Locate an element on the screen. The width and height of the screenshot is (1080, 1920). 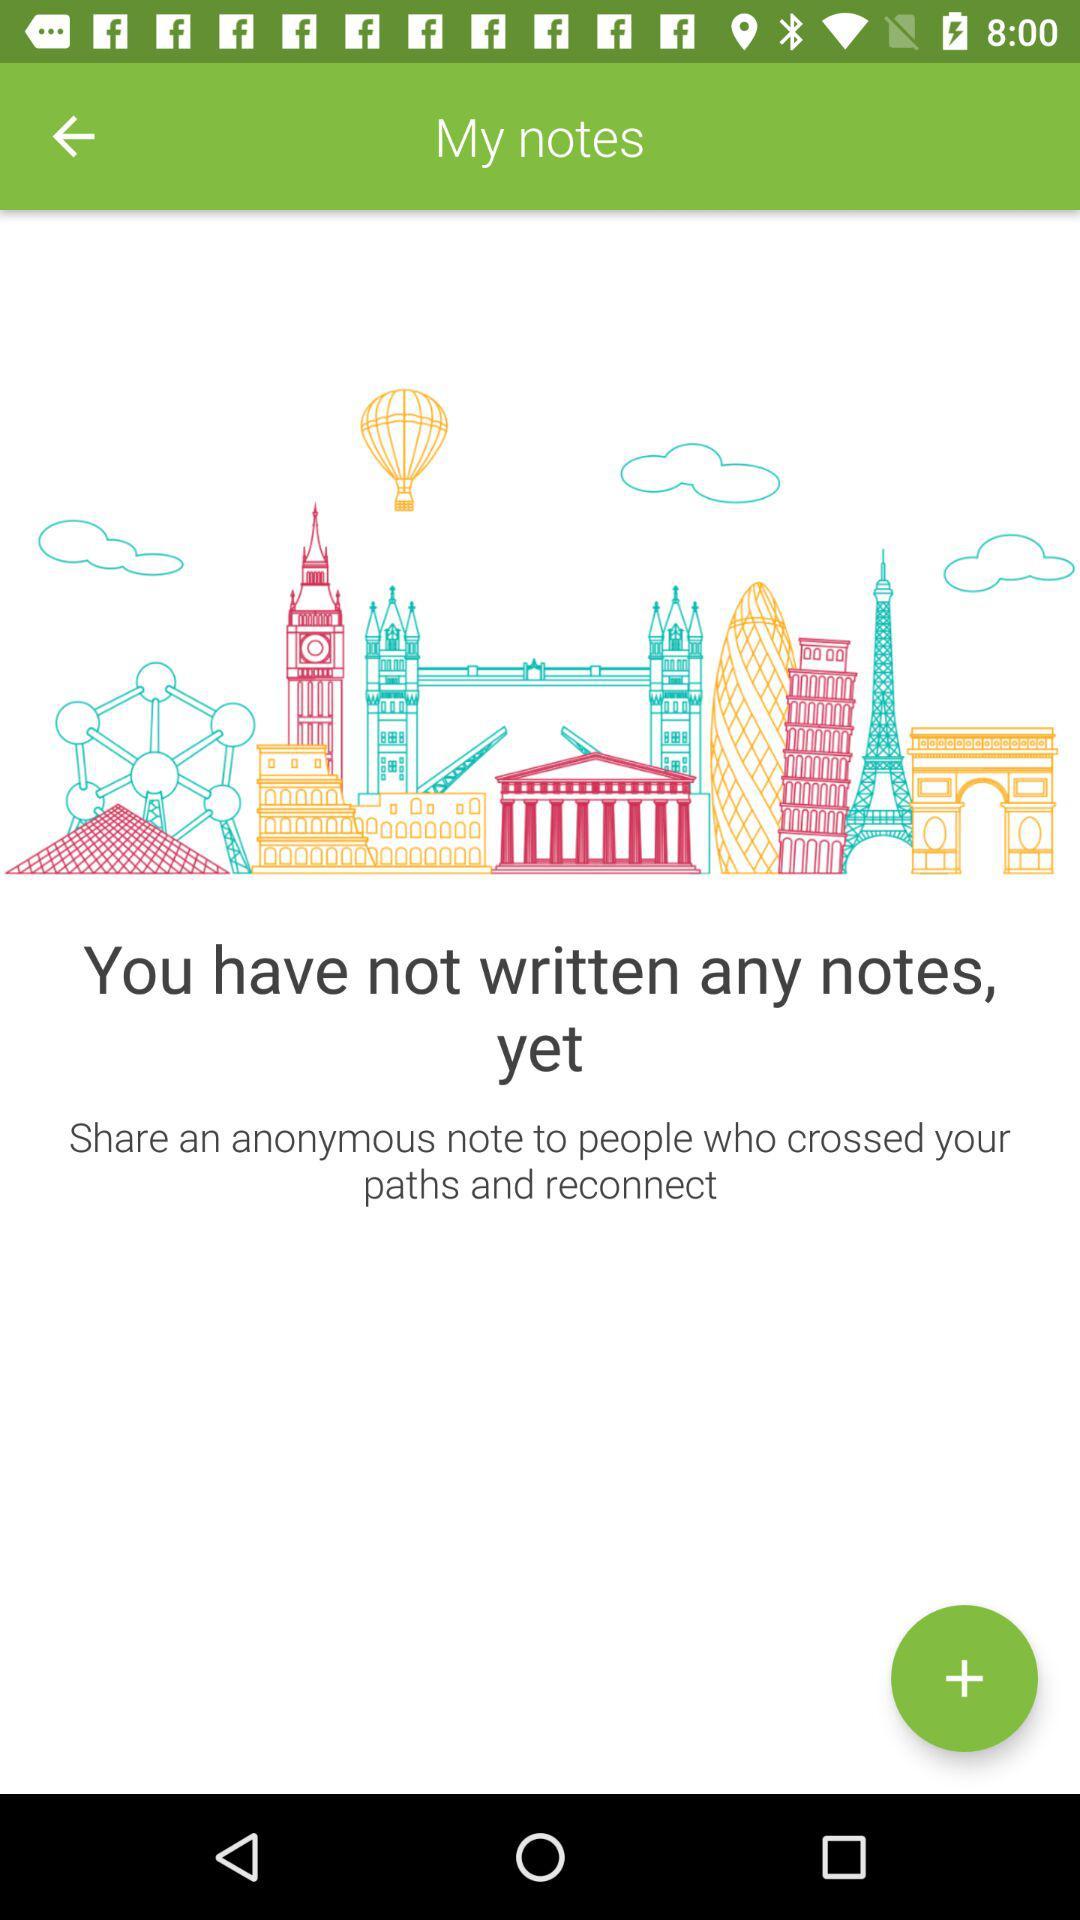
the icon at the bottom right corner is located at coordinates (963, 1678).